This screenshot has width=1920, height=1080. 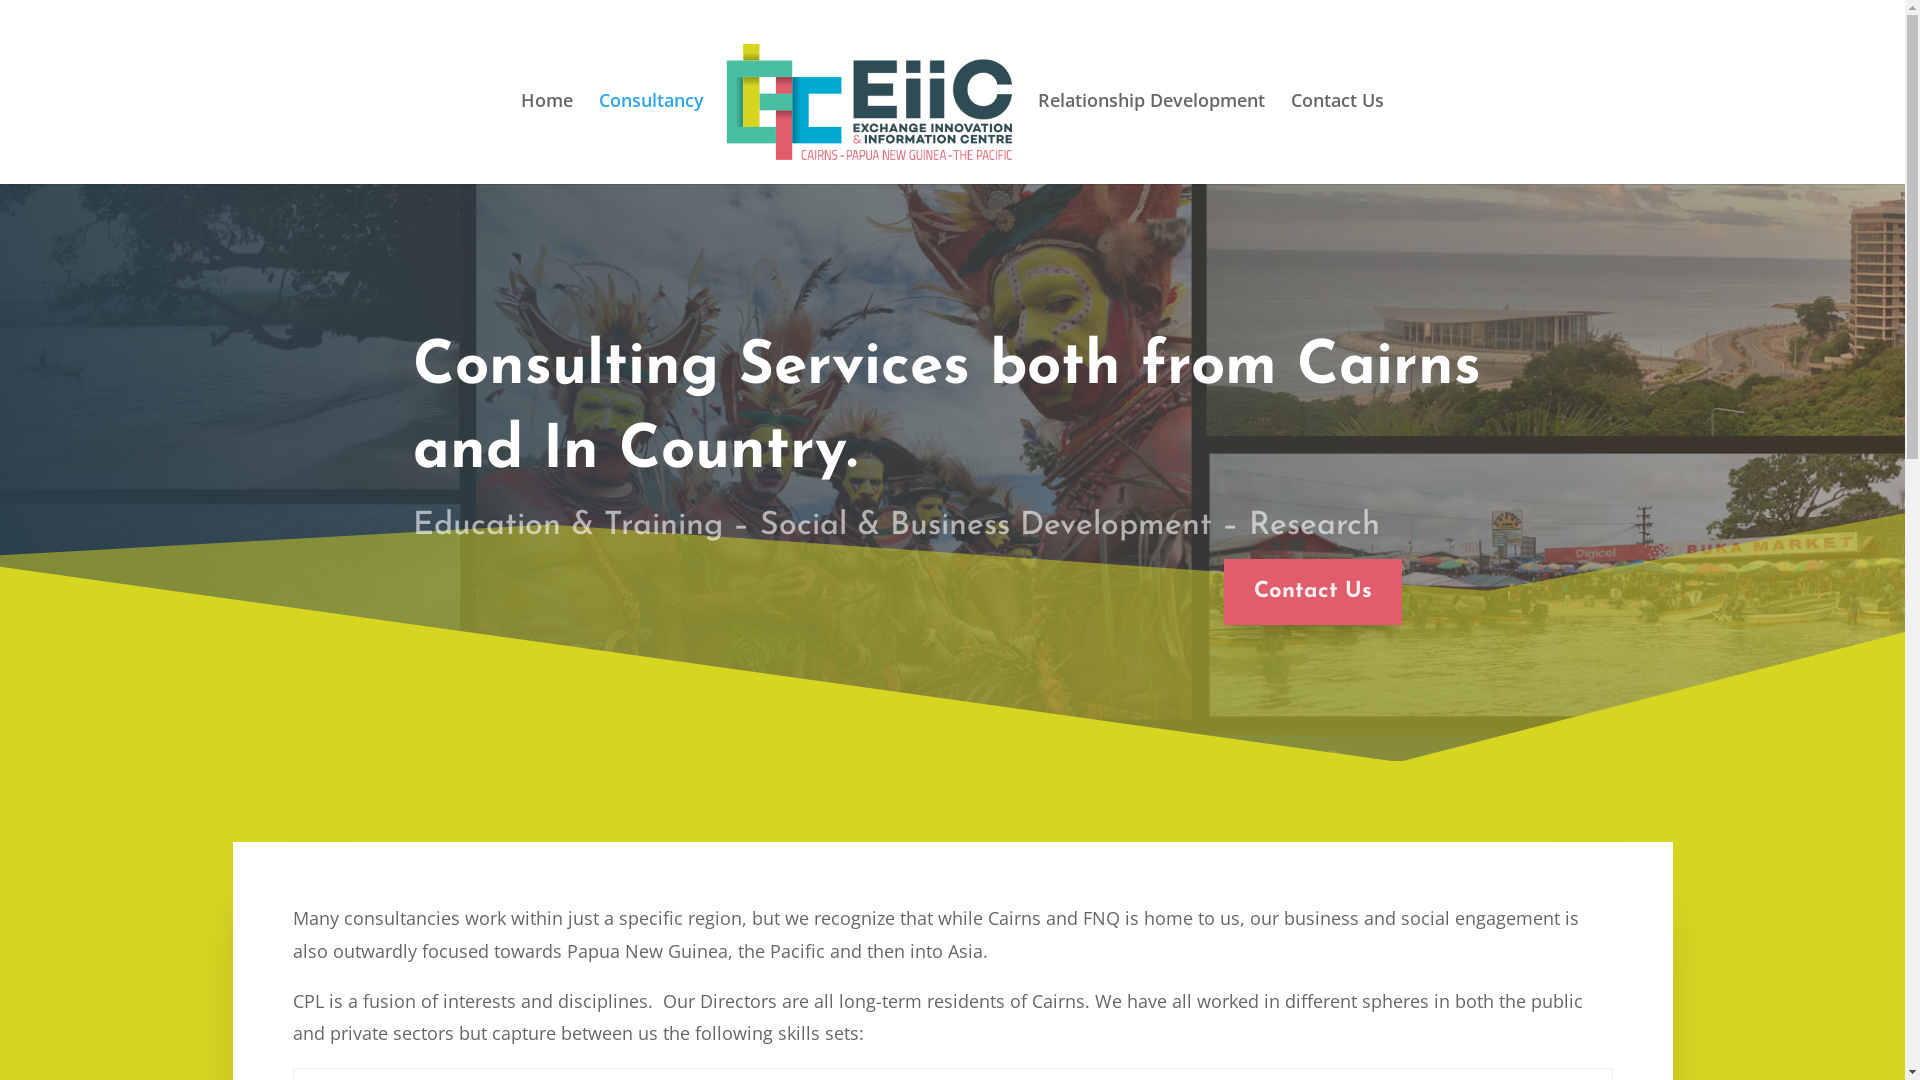 I want to click on 'Home', so click(x=547, y=128).